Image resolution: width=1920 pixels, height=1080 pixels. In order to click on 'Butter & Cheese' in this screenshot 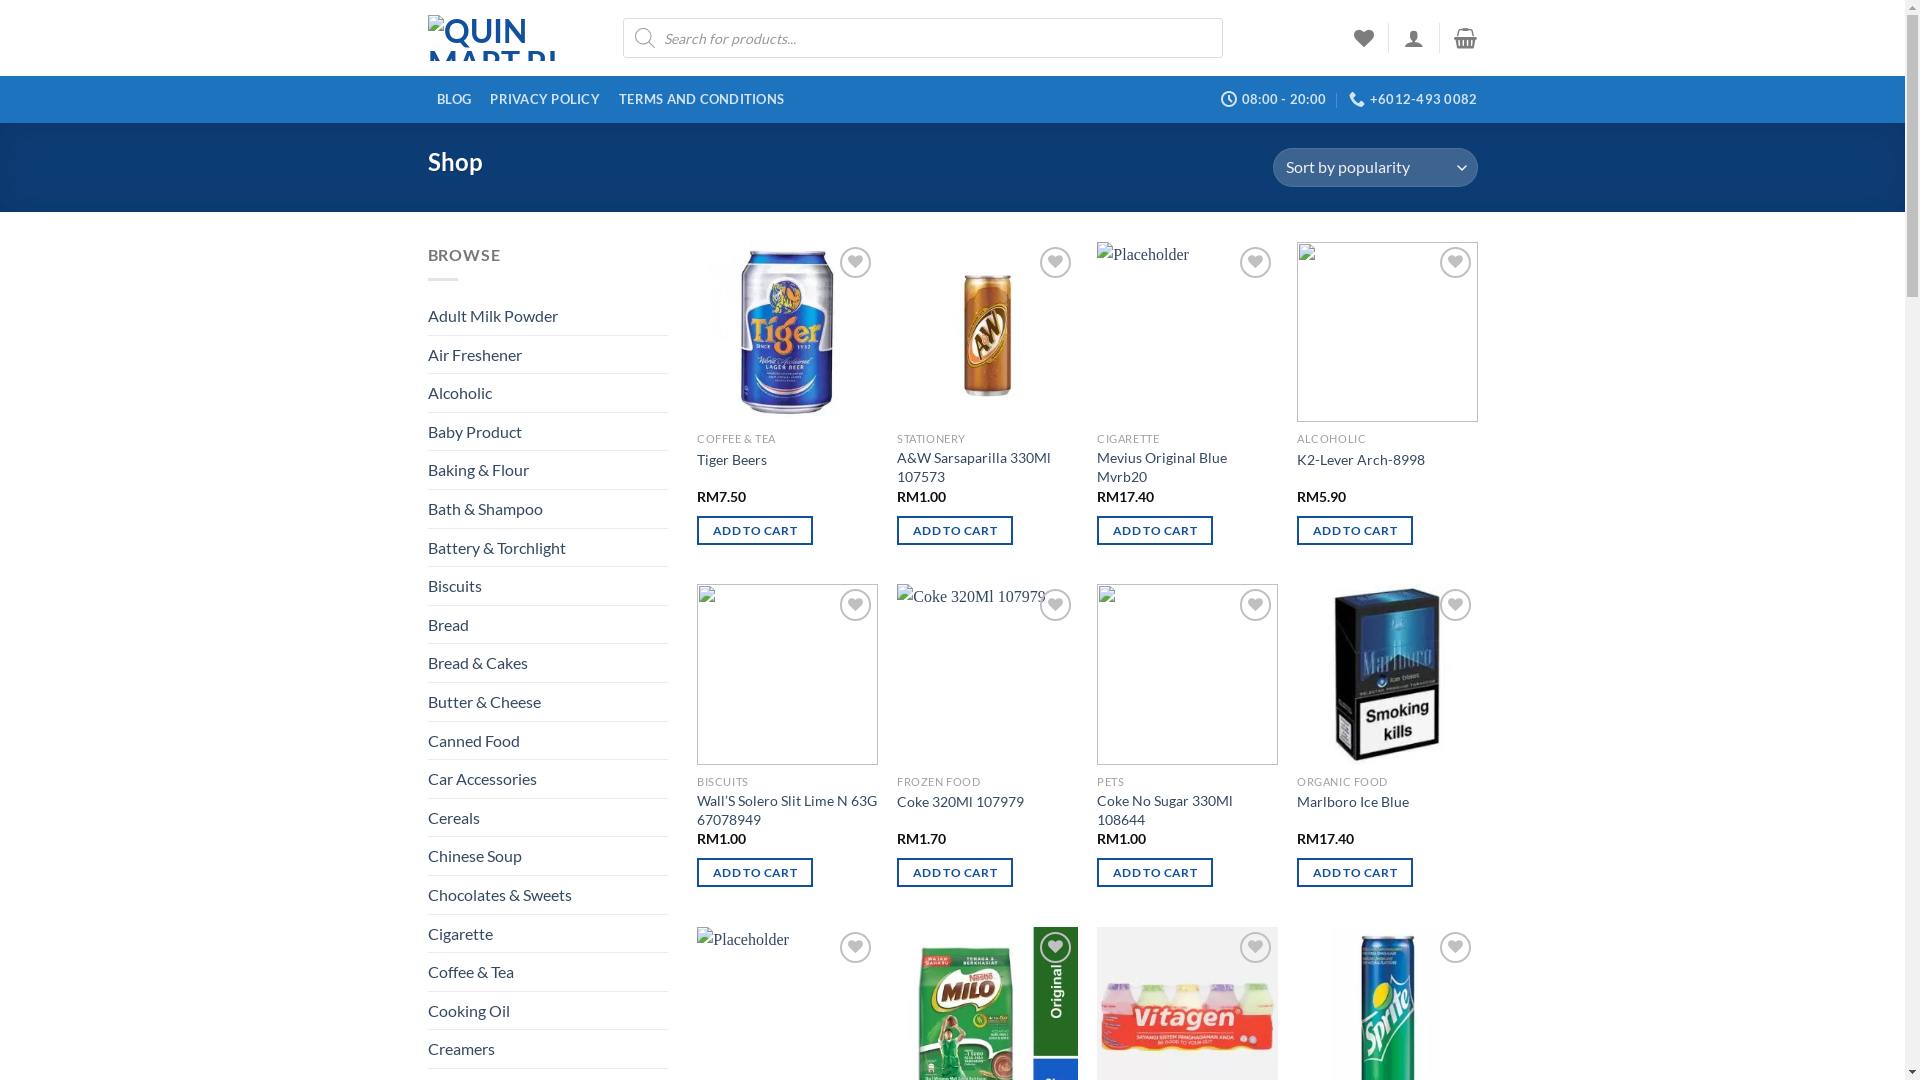, I will do `click(547, 701)`.